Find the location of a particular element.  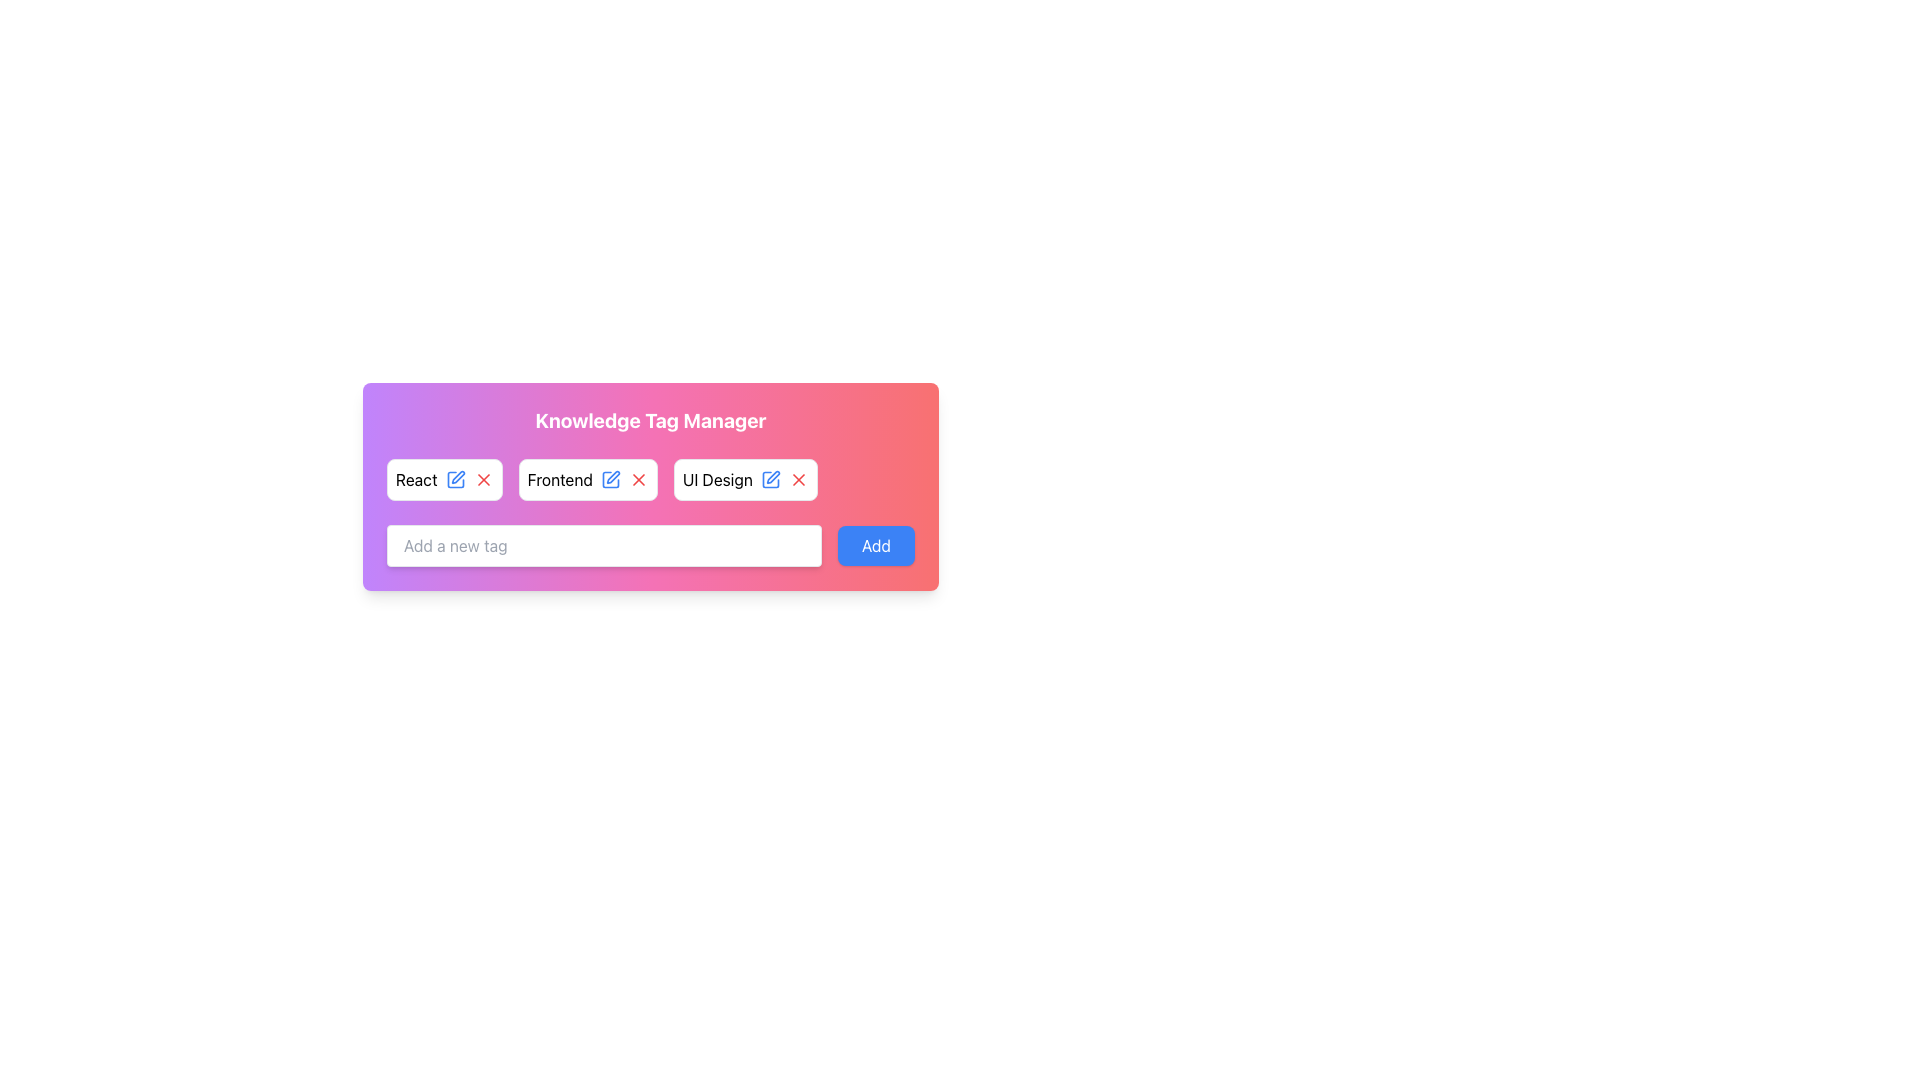

the close icon (red 'X') of the Tag Component, which is a rectangular button with the text 'React' and icons on it is located at coordinates (443, 479).